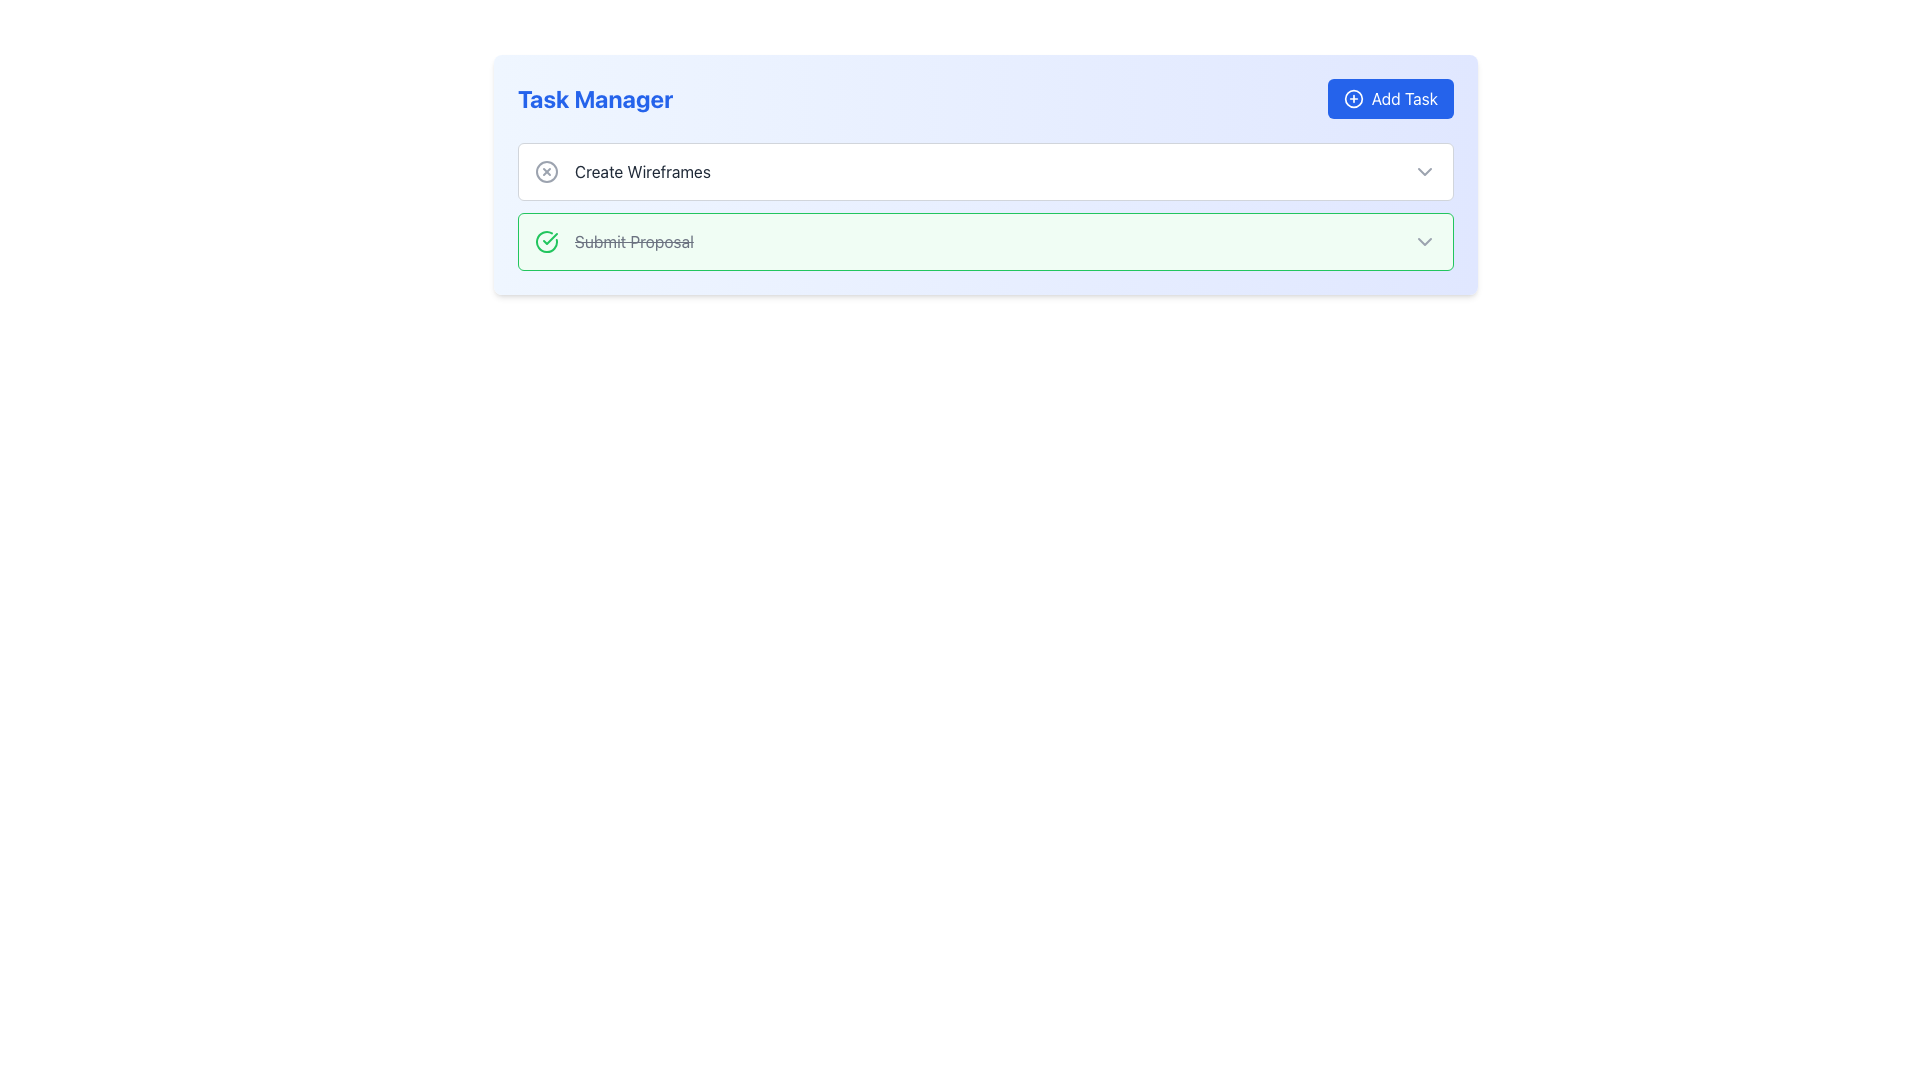 The height and width of the screenshot is (1080, 1920). Describe the element at coordinates (547, 241) in the screenshot. I see `the status or completion indicator icon located next to the 'Submit Proposal' task in the 'Task Manager' section` at that location.